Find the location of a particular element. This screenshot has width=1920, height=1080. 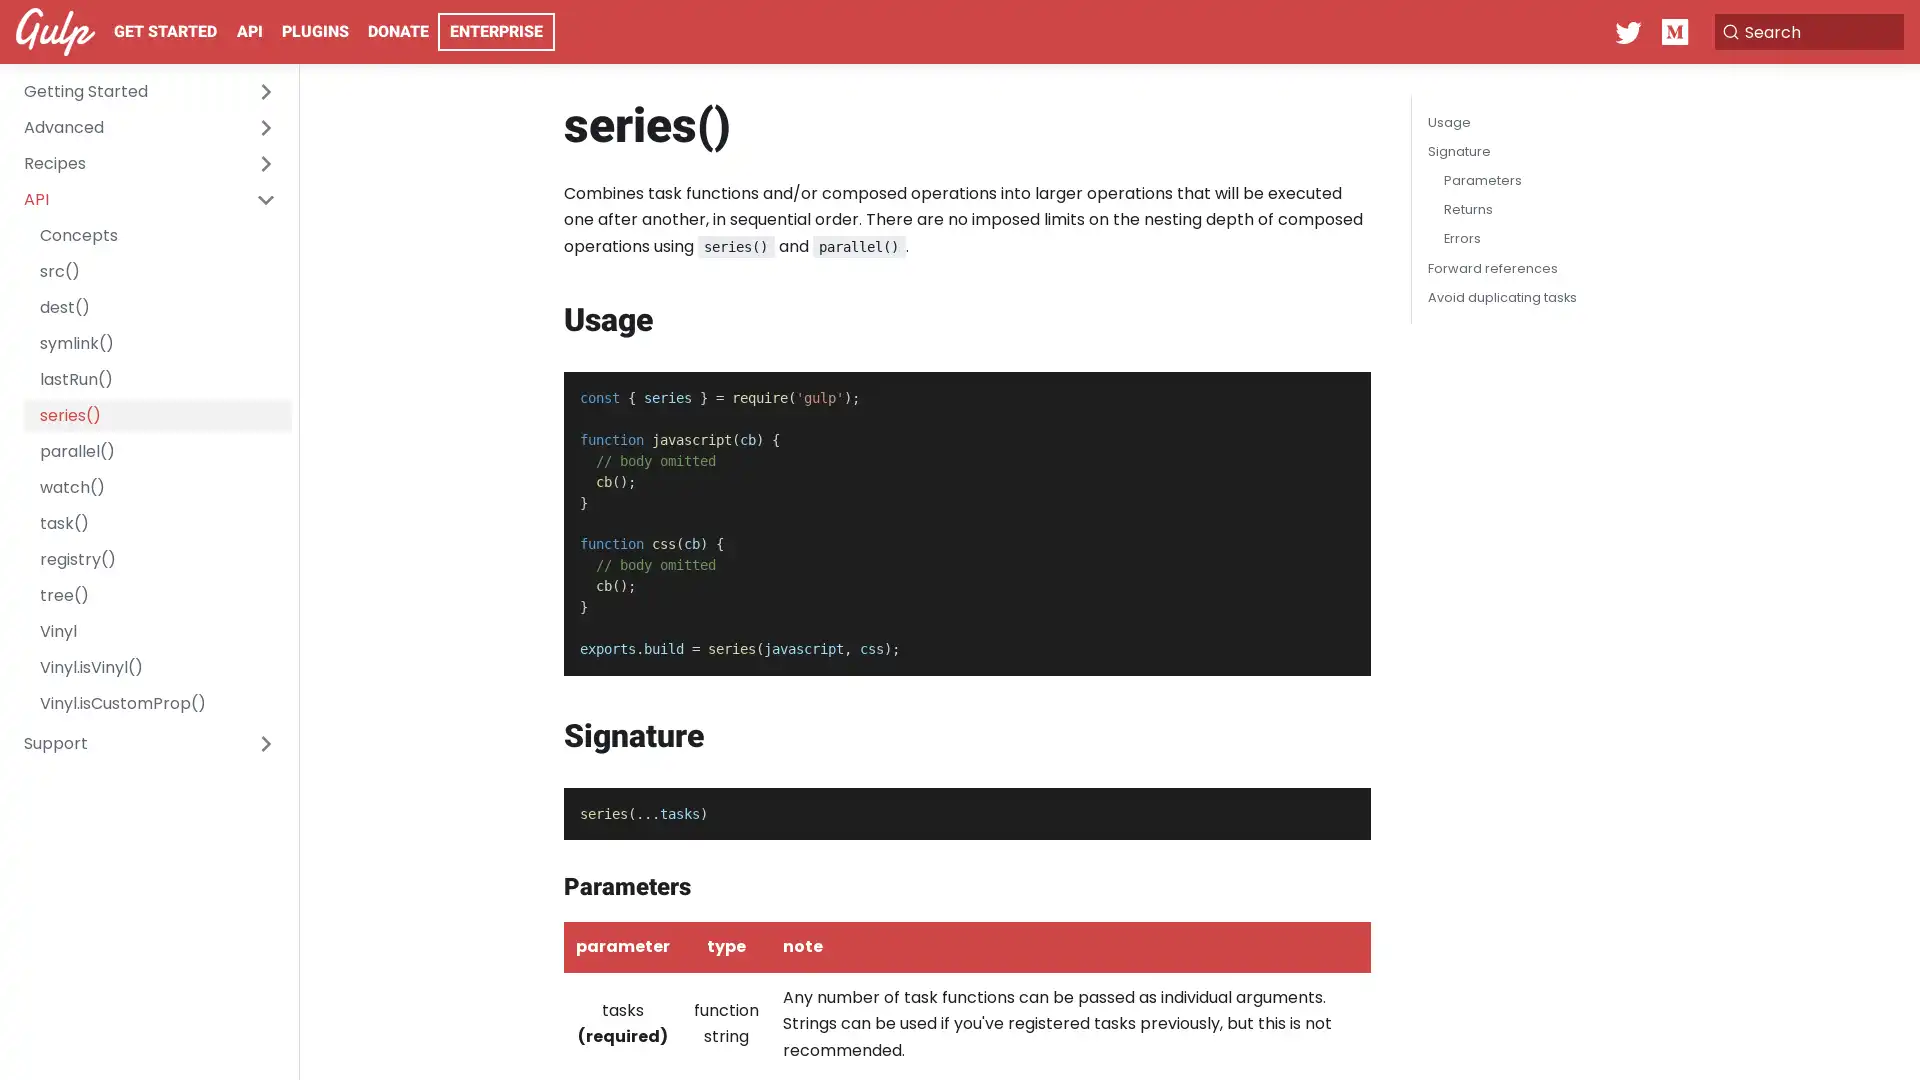

Search is located at coordinates (1804, 31).